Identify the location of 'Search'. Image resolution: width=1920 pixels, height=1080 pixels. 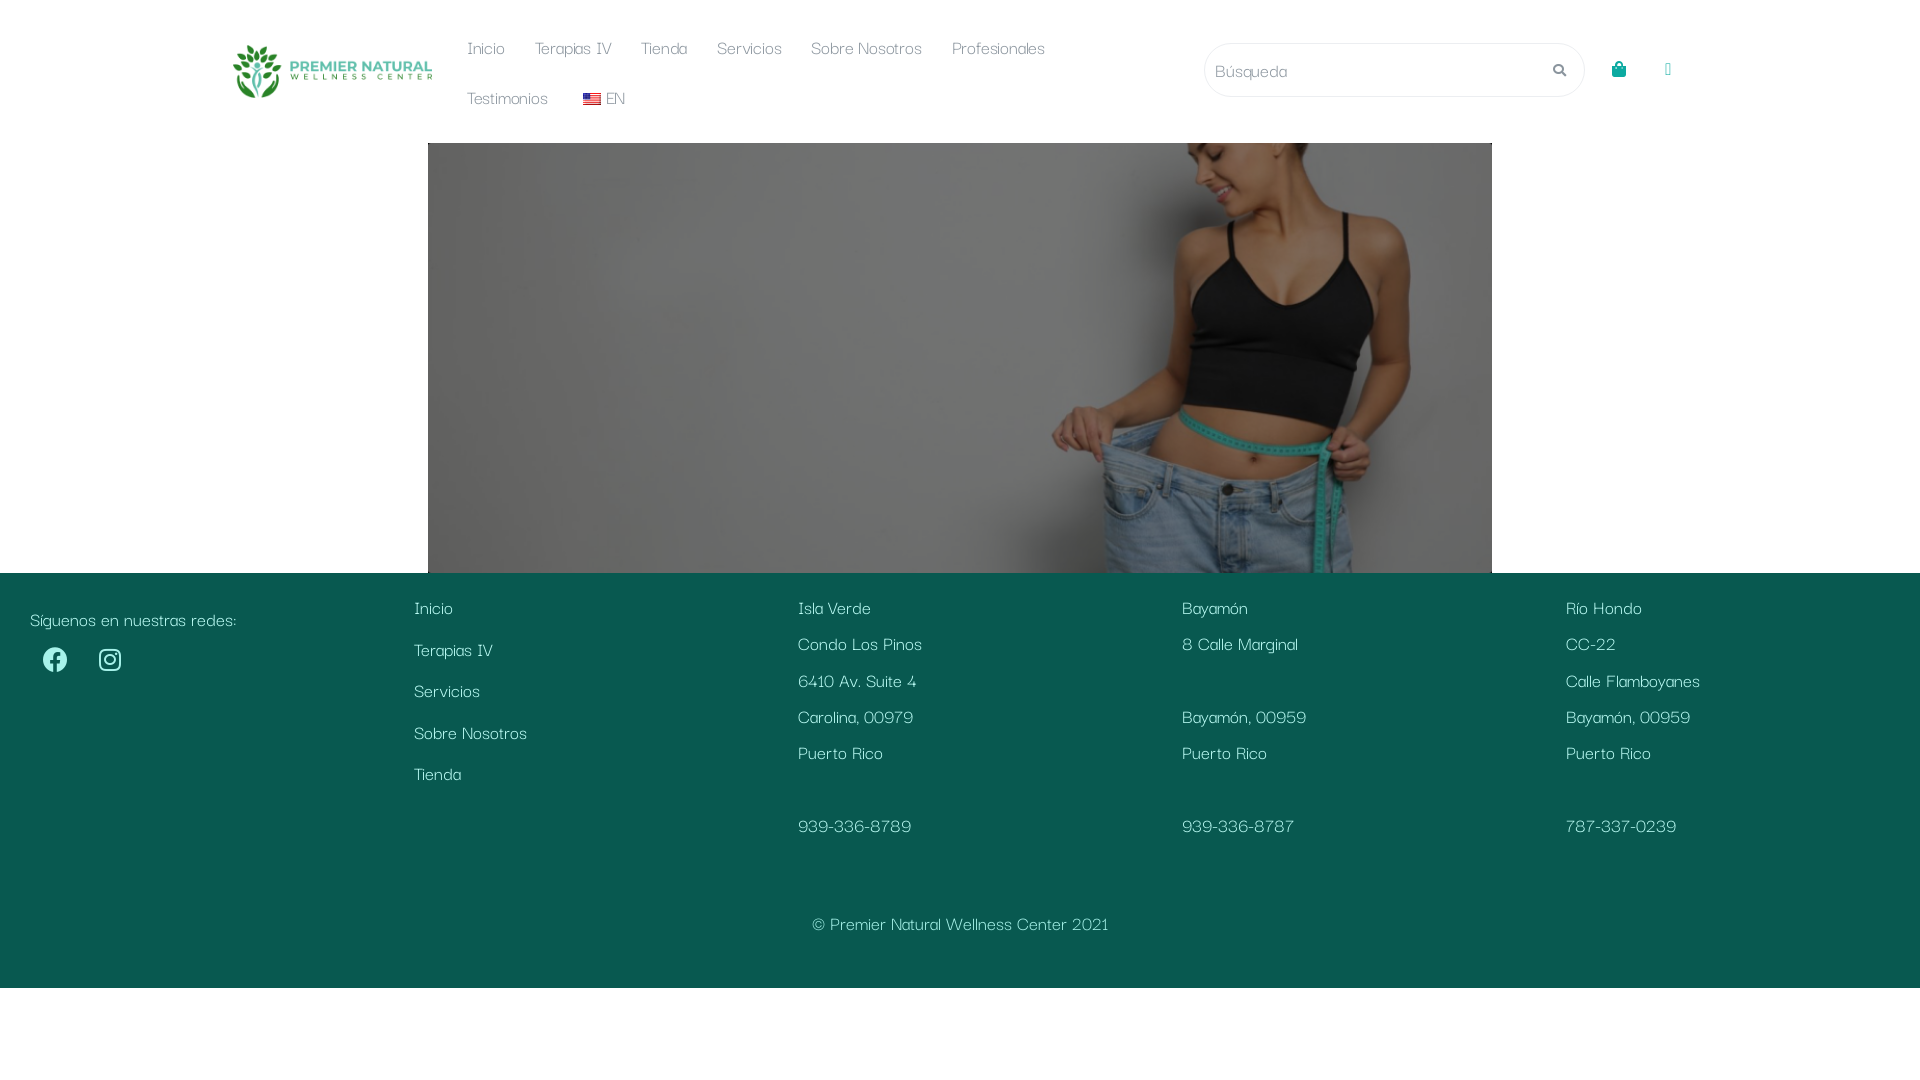
(1368, 68).